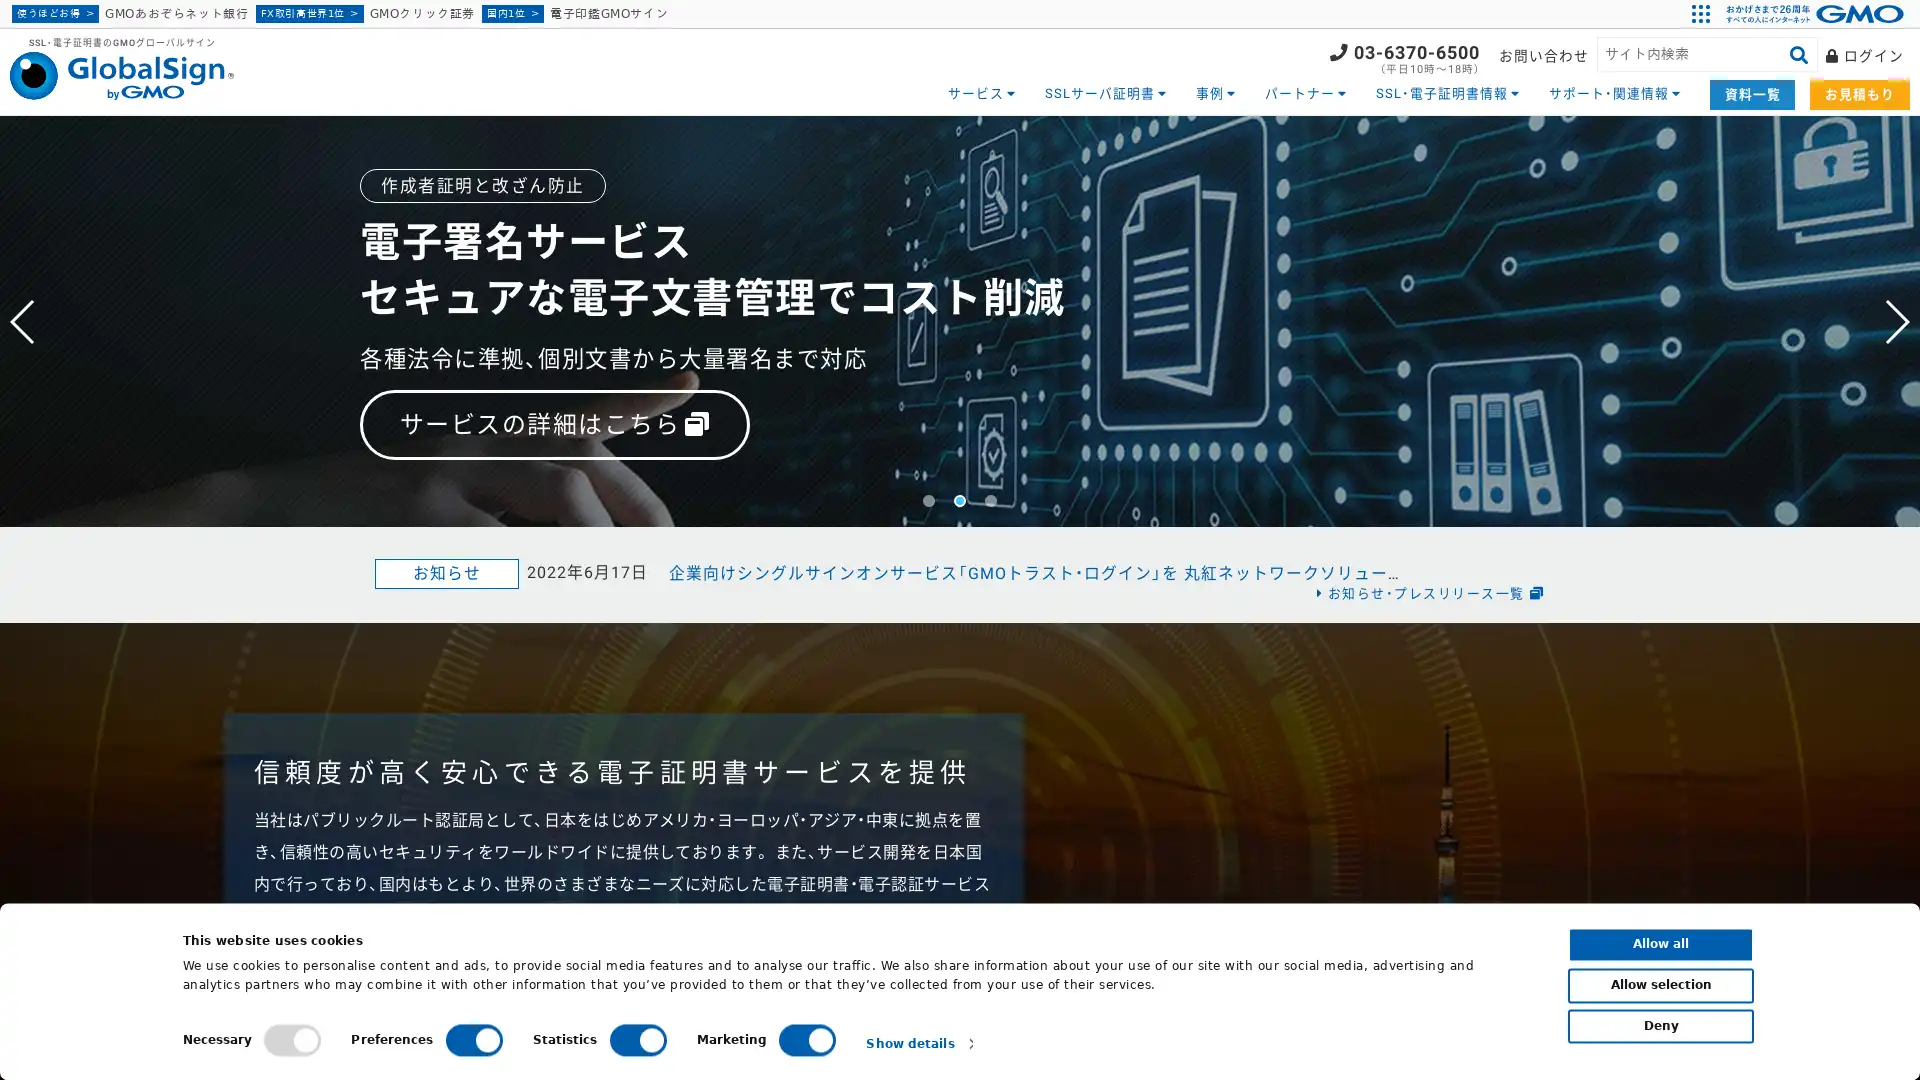  Describe the element at coordinates (1660, 944) in the screenshot. I see `Allow all` at that location.